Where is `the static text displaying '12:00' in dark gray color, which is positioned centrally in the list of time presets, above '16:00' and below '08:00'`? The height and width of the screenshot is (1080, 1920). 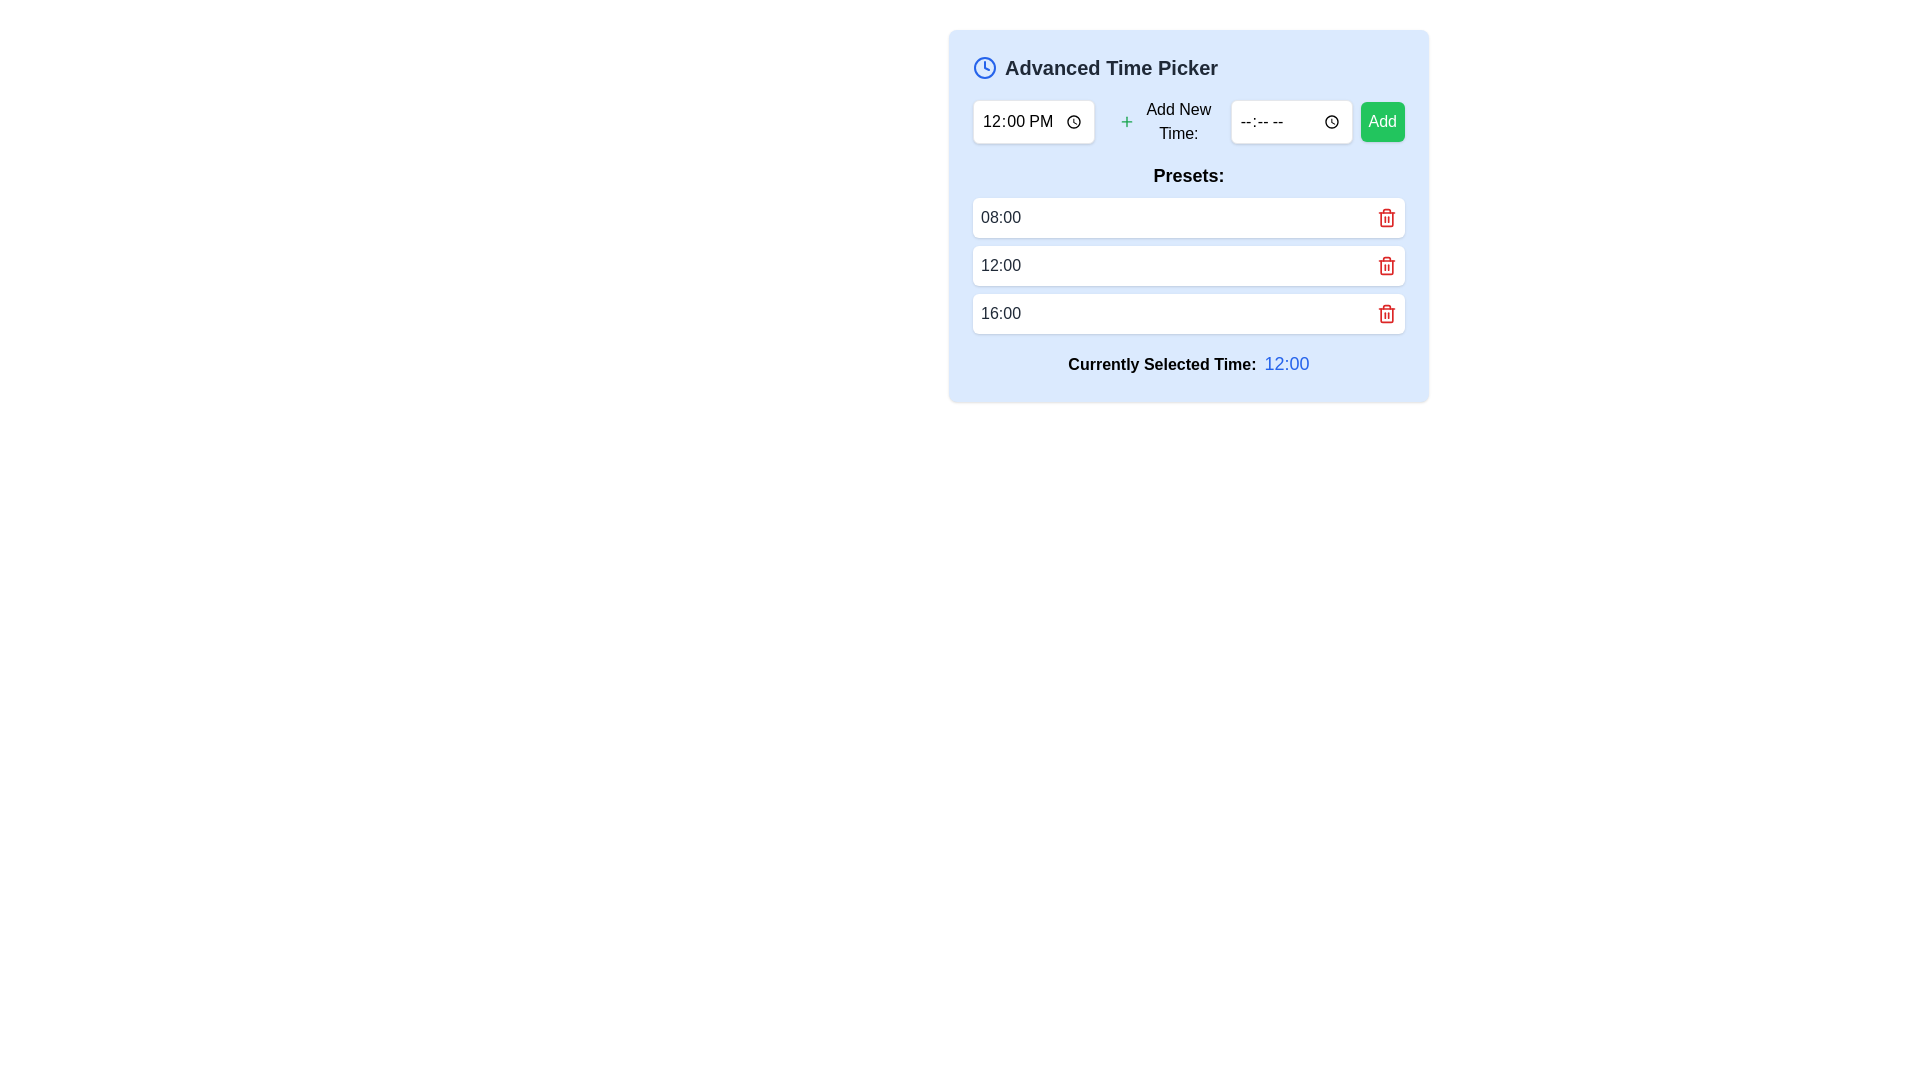
the static text displaying '12:00' in dark gray color, which is positioned centrally in the list of time presets, above '16:00' and below '08:00' is located at coordinates (1001, 265).